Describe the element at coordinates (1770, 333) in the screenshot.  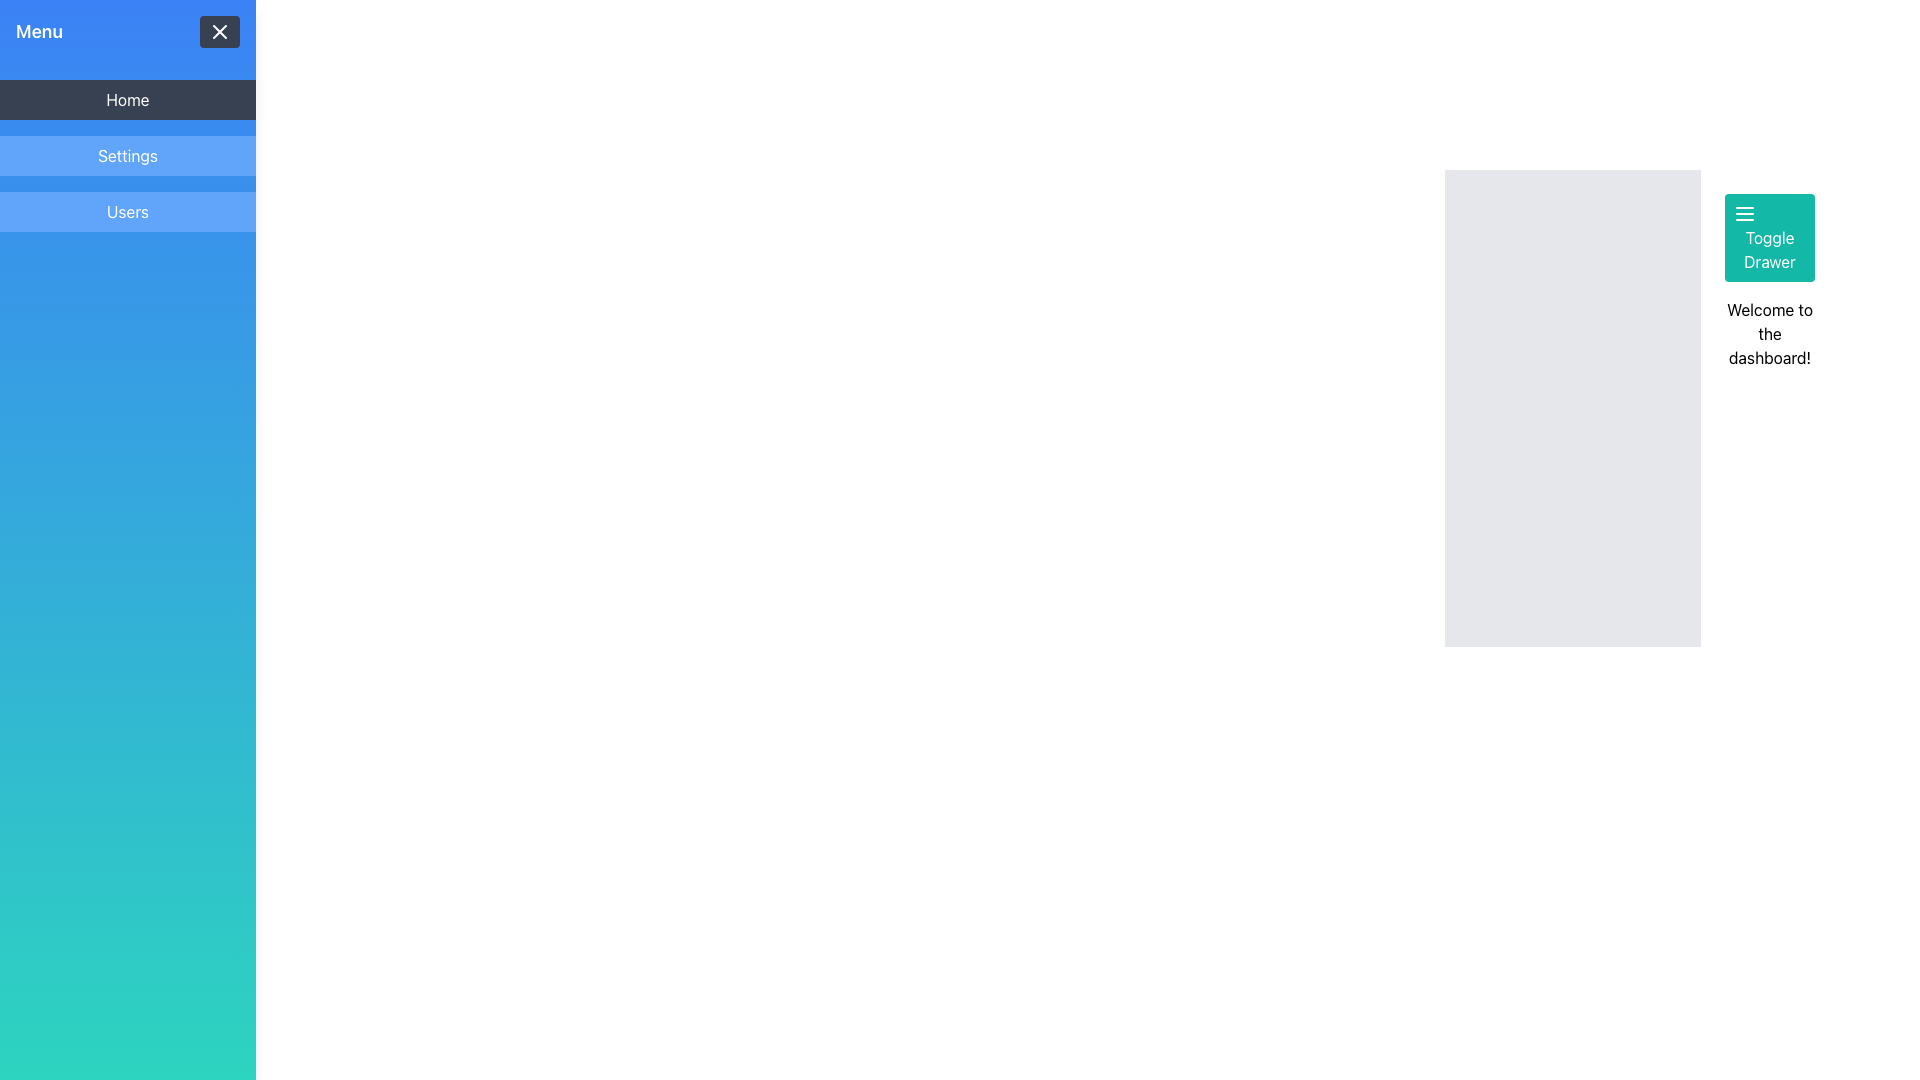
I see `the text label that reads 'Welcome to the dashboard!', which is centrally aligned and positioned directly below the 'Toggle Drawer' button` at that location.